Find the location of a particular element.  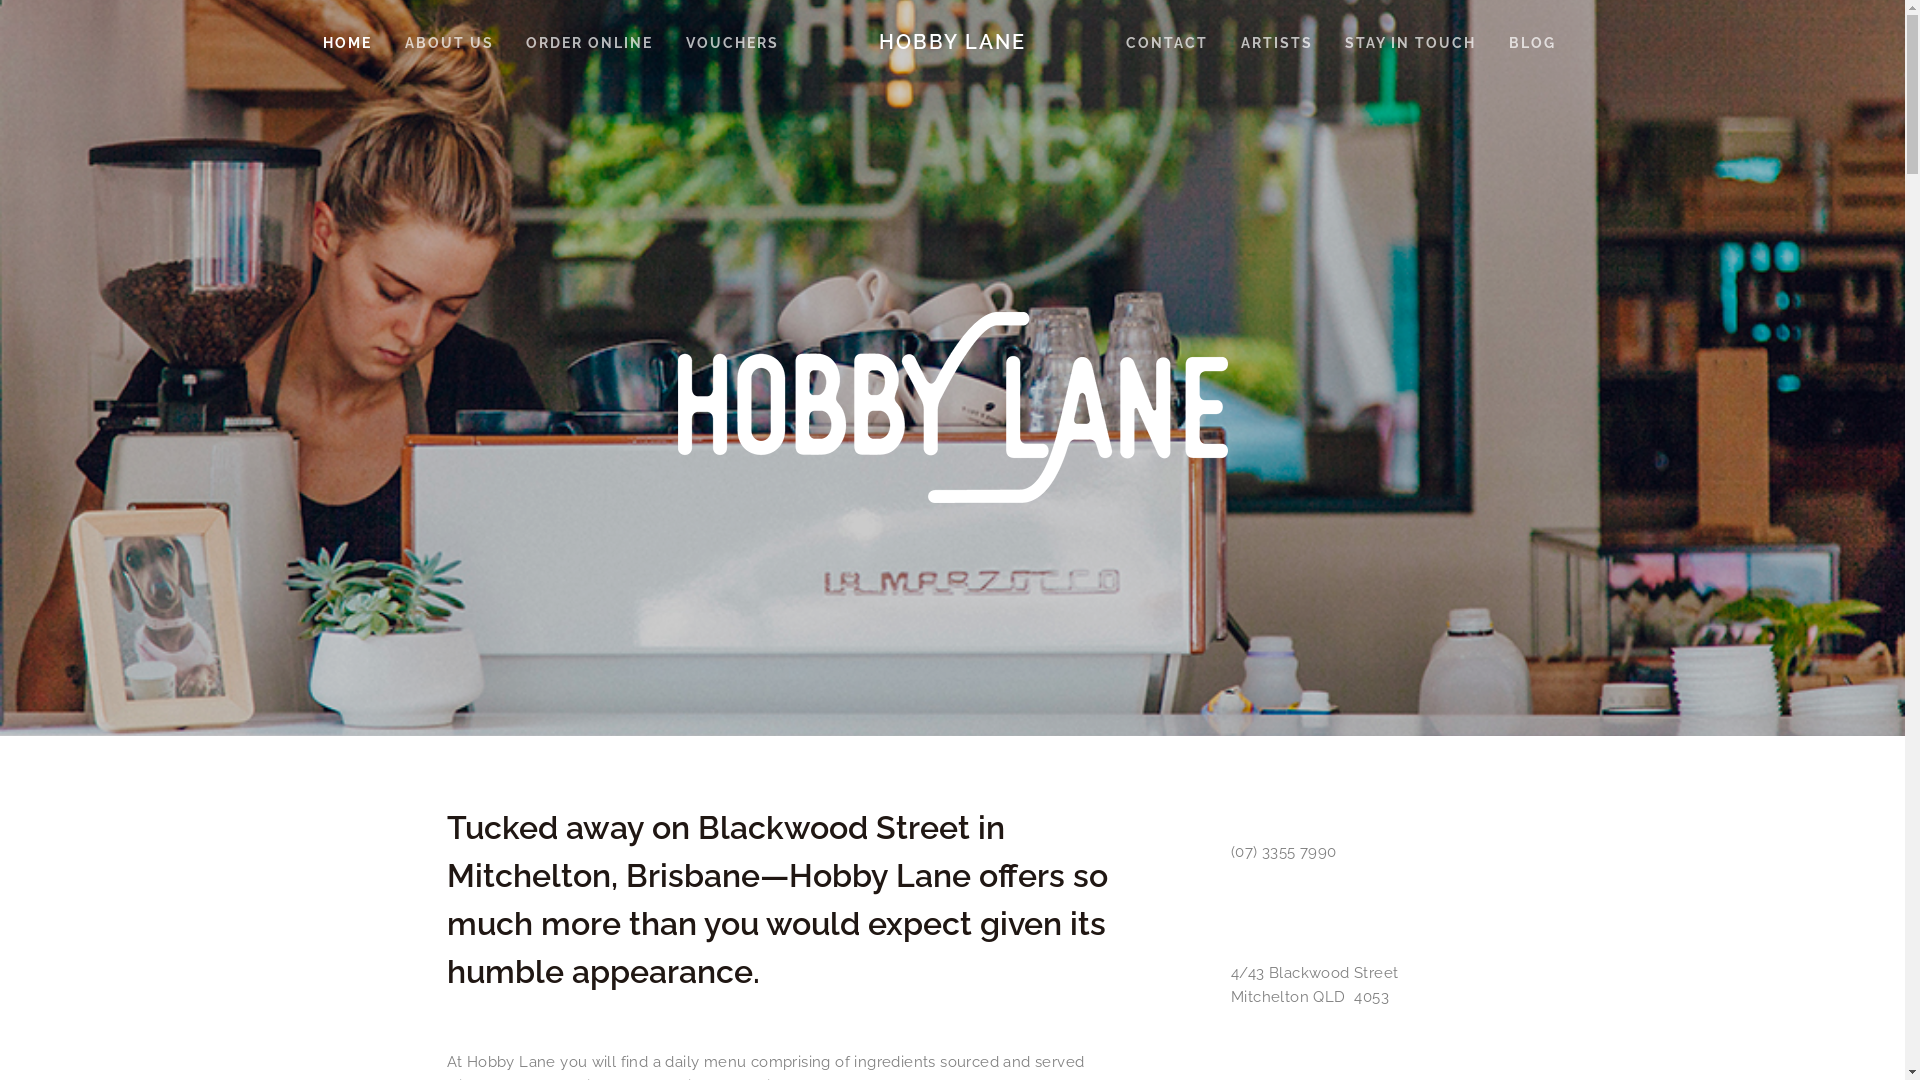

'BLOG' is located at coordinates (1531, 42).